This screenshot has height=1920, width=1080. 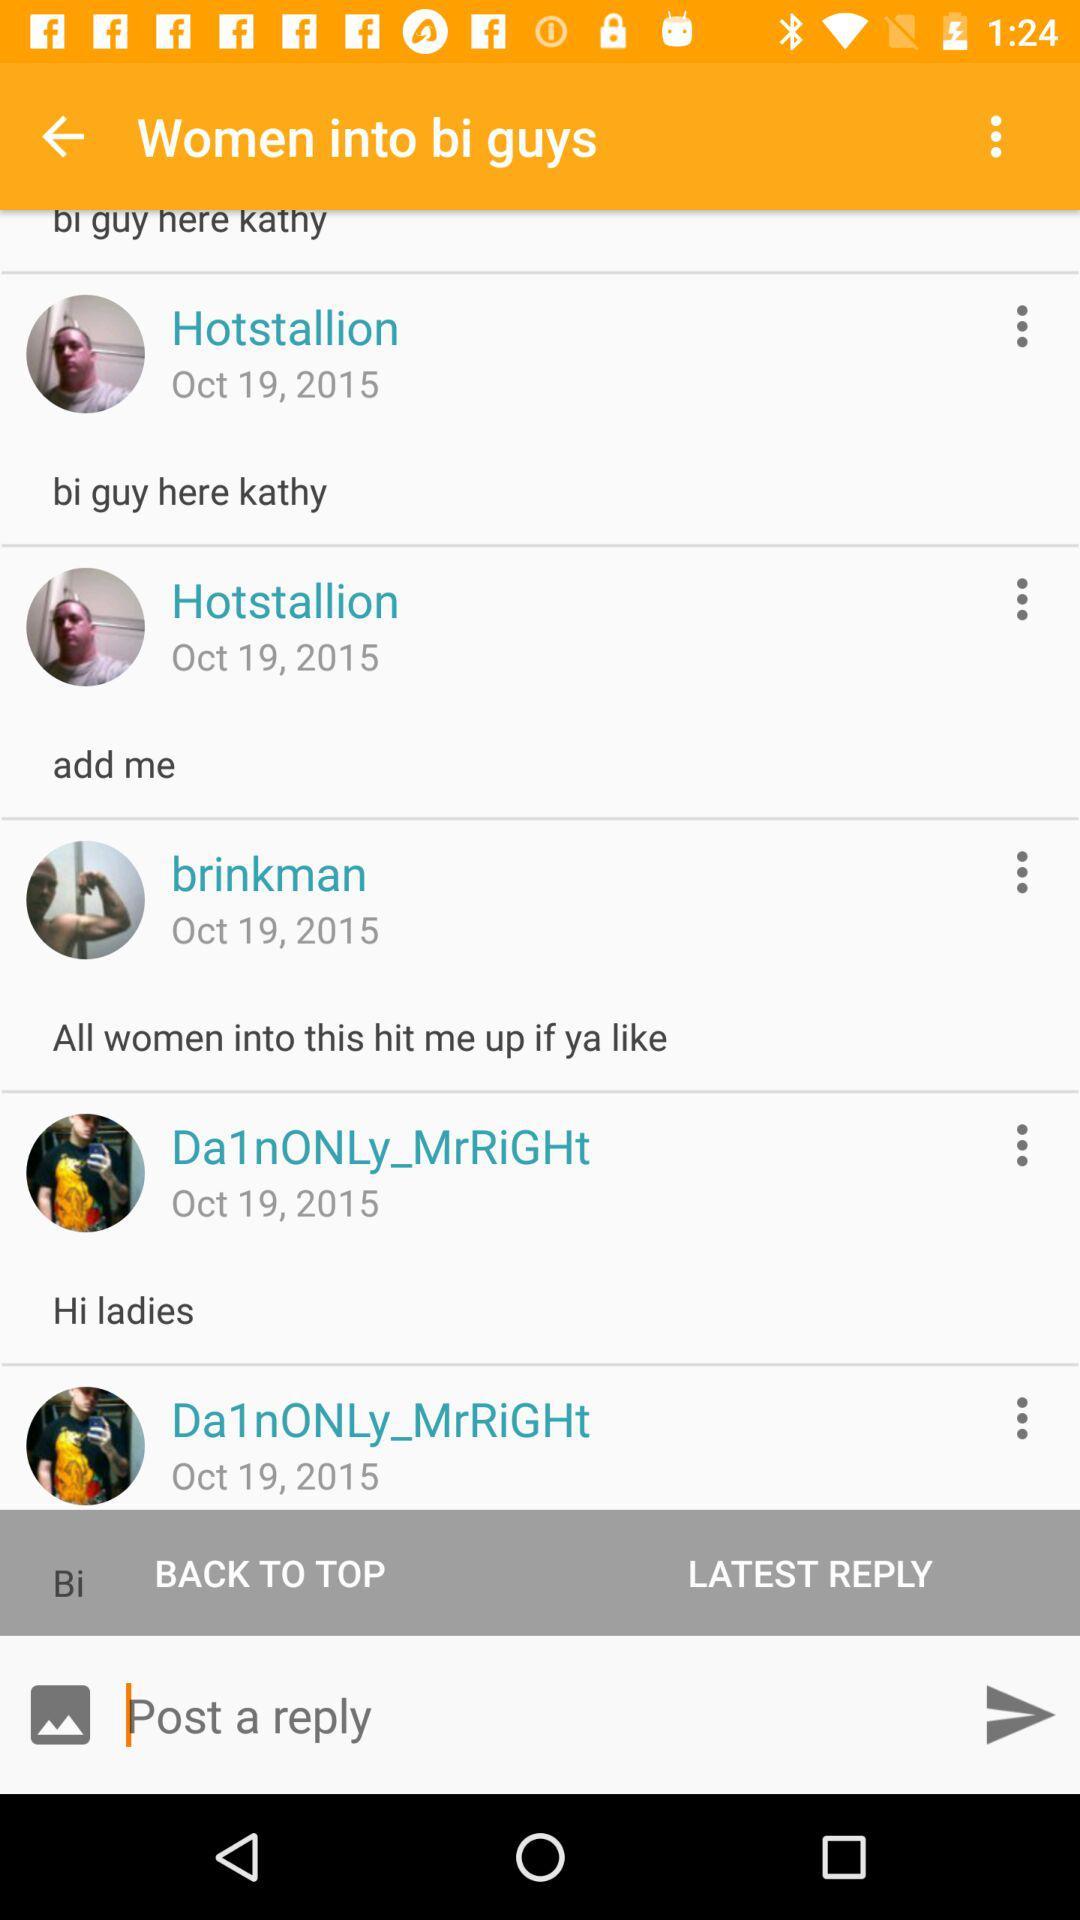 What do you see at coordinates (84, 1445) in the screenshot?
I see `icon` at bounding box center [84, 1445].